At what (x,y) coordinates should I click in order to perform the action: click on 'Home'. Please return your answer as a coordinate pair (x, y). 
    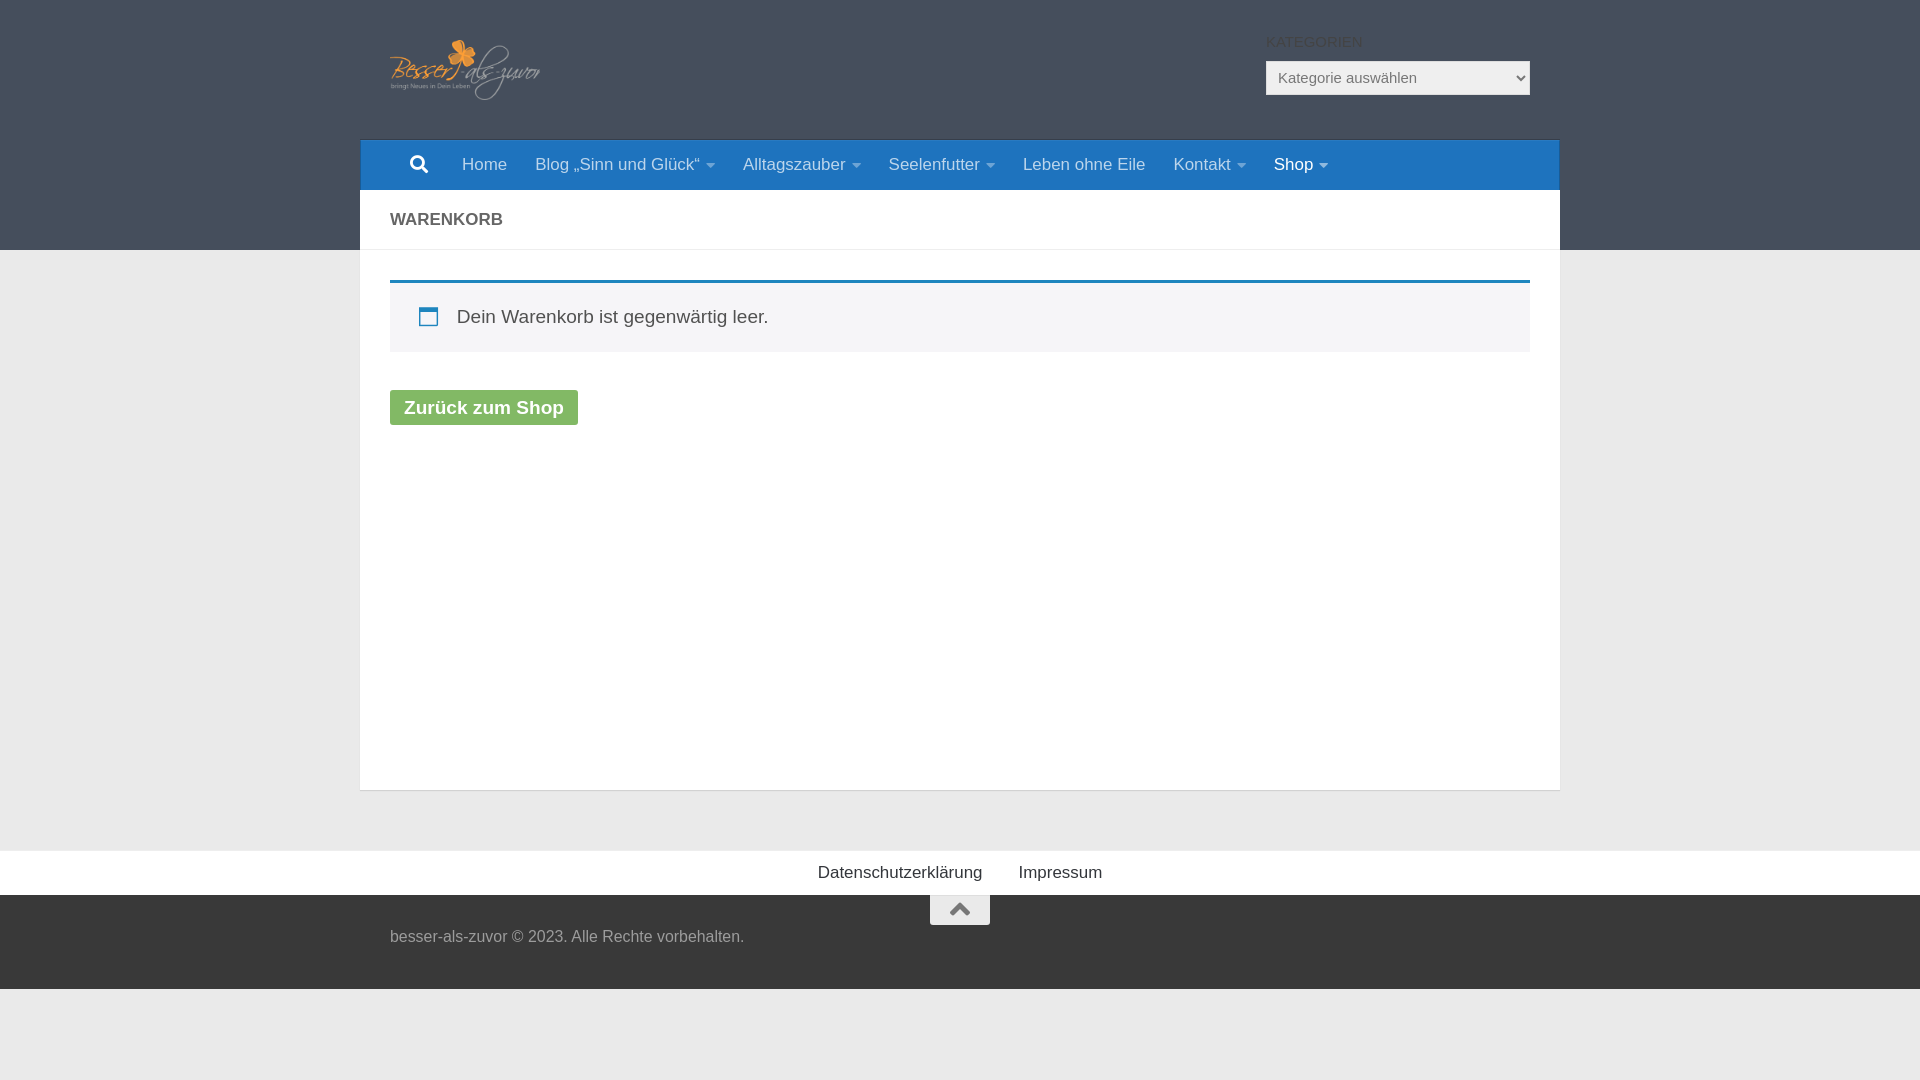
    Looking at the image, I should click on (484, 164).